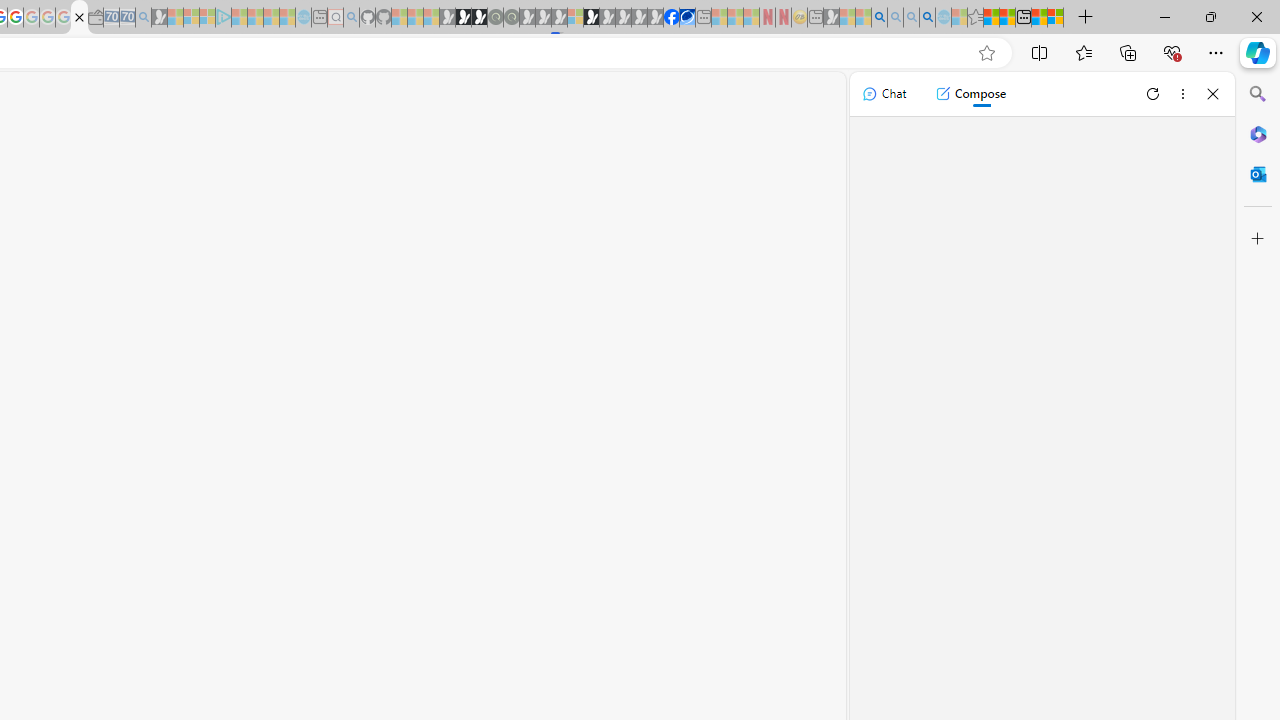  I want to click on 'github - Search - Sleeping', so click(352, 17).